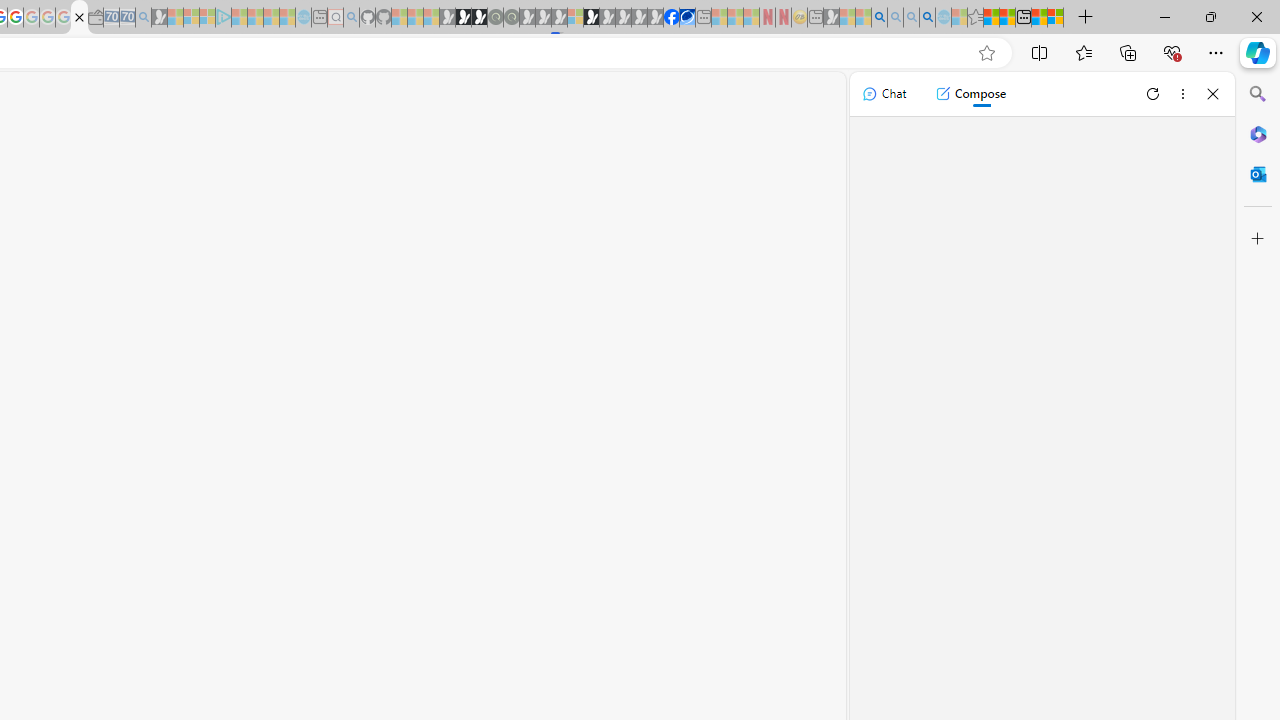  I want to click on 'github - Search - Sleeping', so click(352, 17).